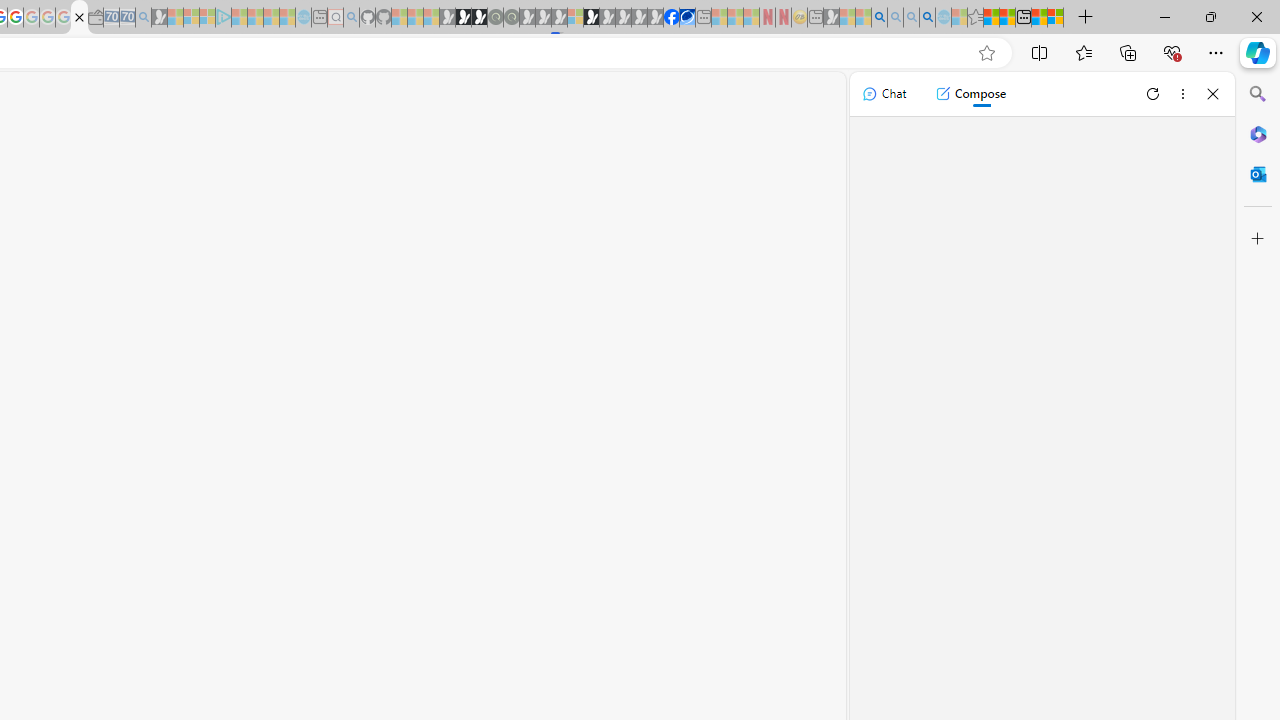  I want to click on 'github - Search - Sleeping', so click(352, 17).